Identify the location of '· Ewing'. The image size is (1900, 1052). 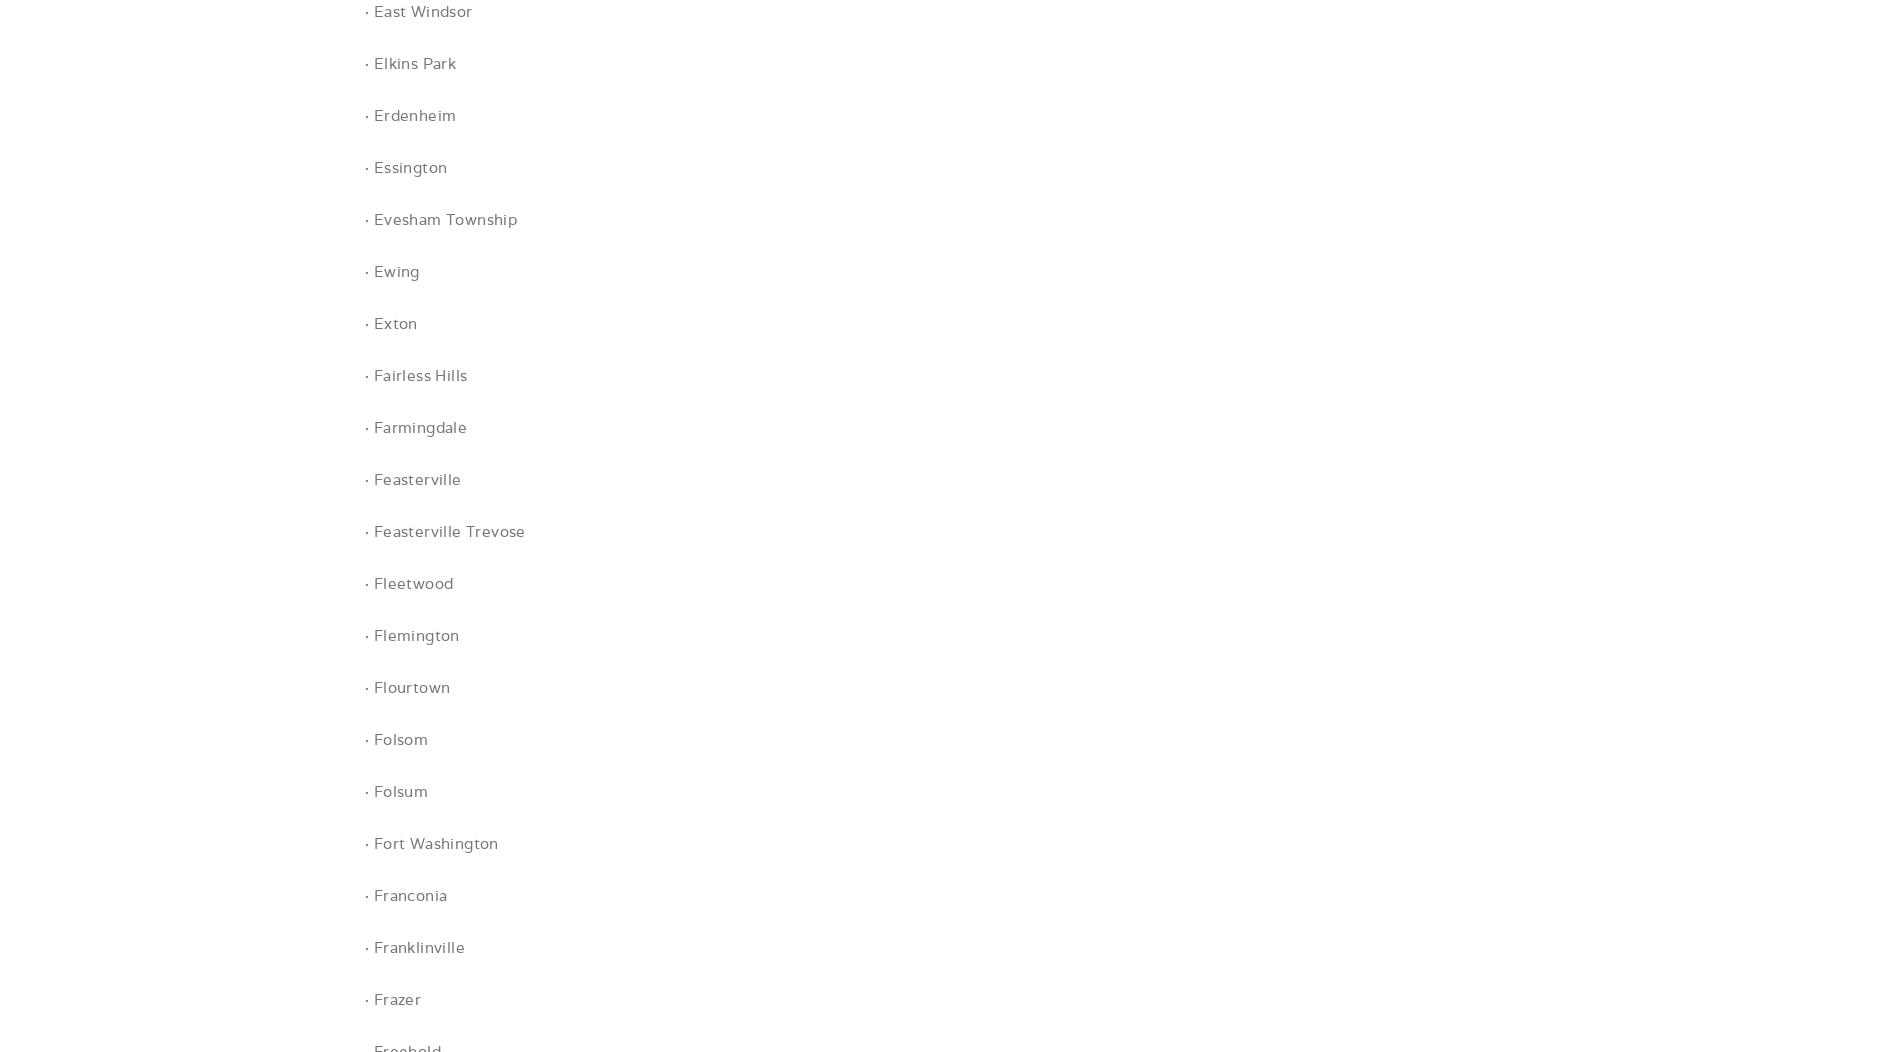
(390, 271).